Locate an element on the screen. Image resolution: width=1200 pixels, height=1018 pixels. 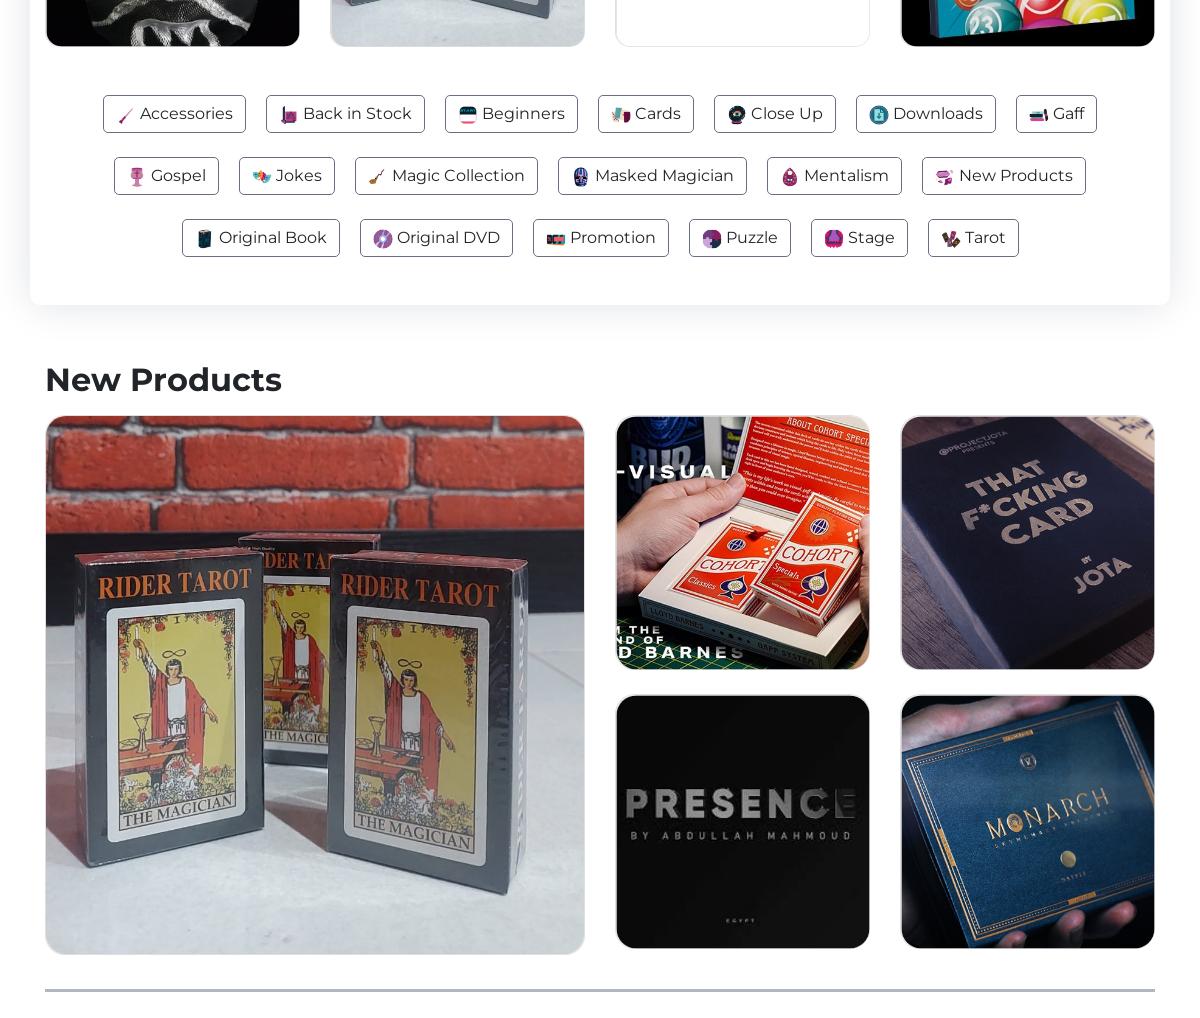
'Jokes' is located at coordinates (296, 175).